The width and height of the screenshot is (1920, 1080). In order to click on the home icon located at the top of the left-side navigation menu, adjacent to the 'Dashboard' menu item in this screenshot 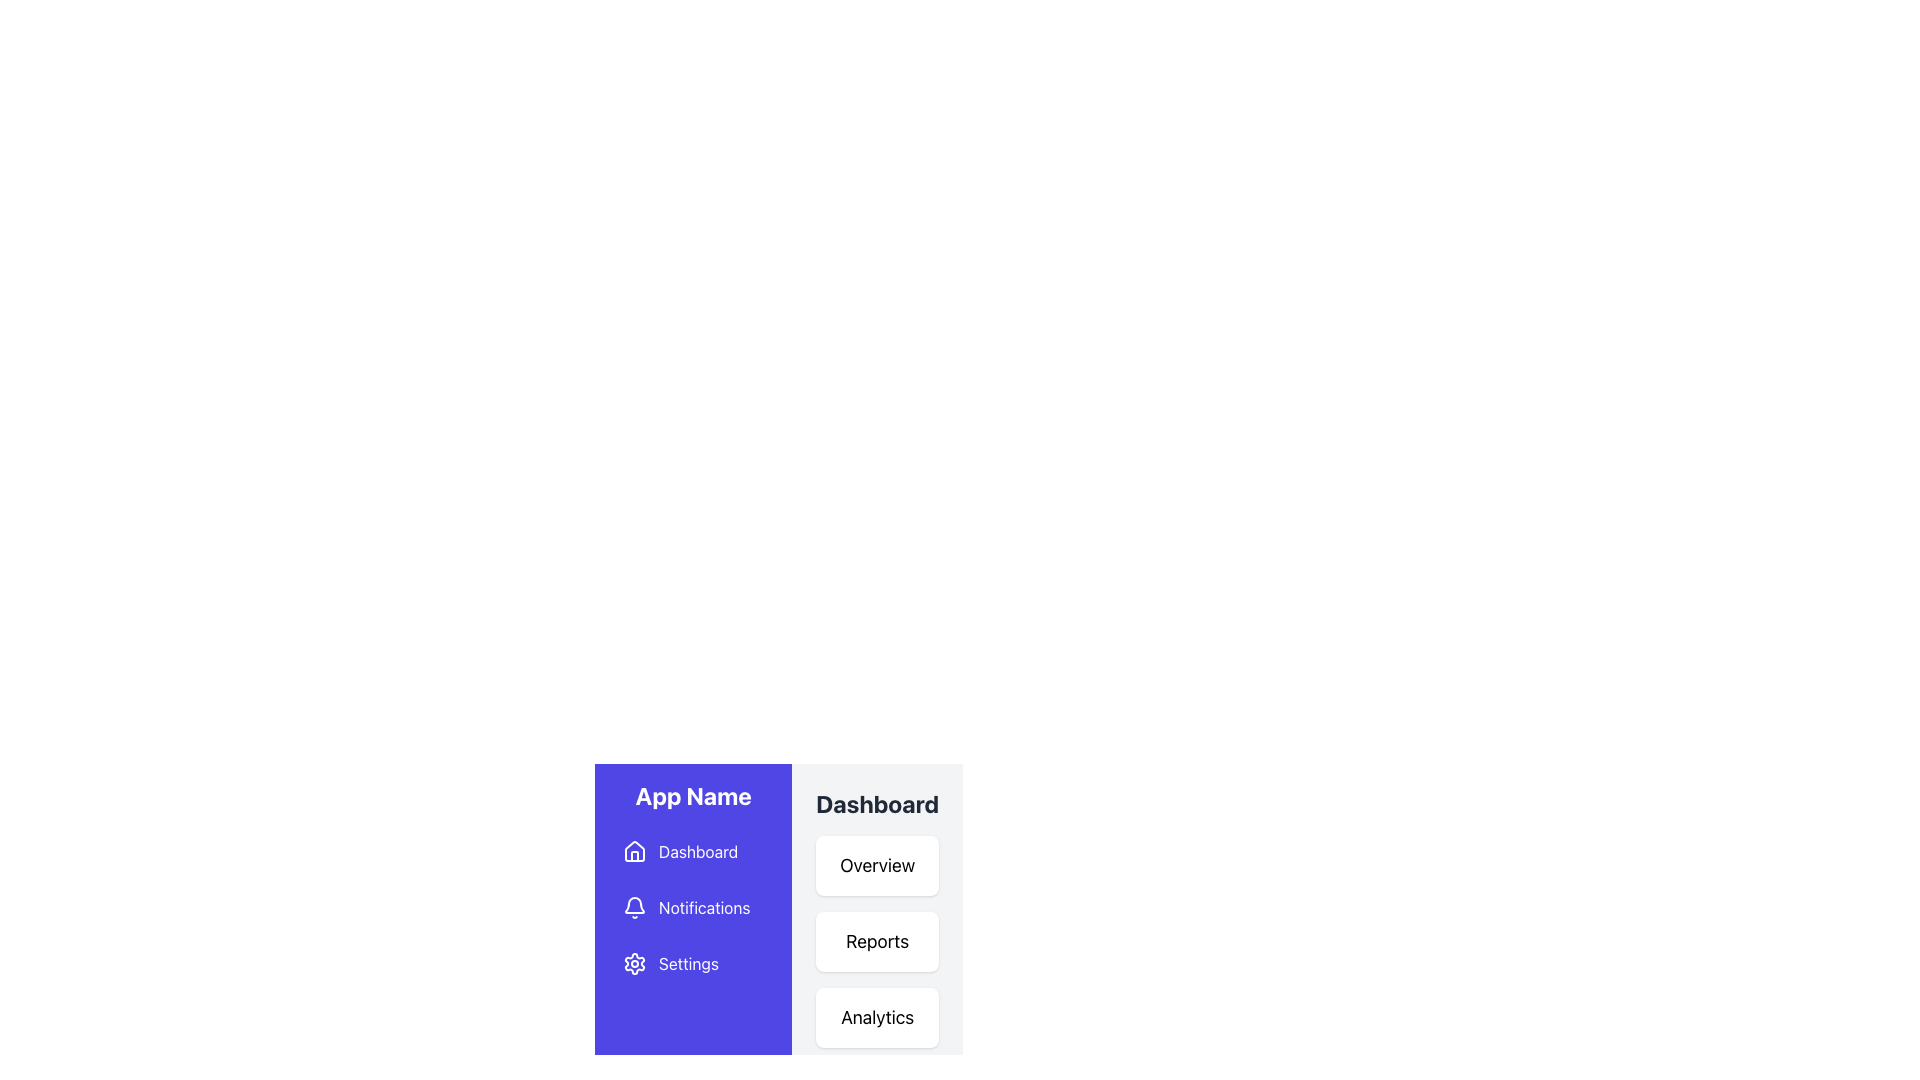, I will do `click(633, 852)`.